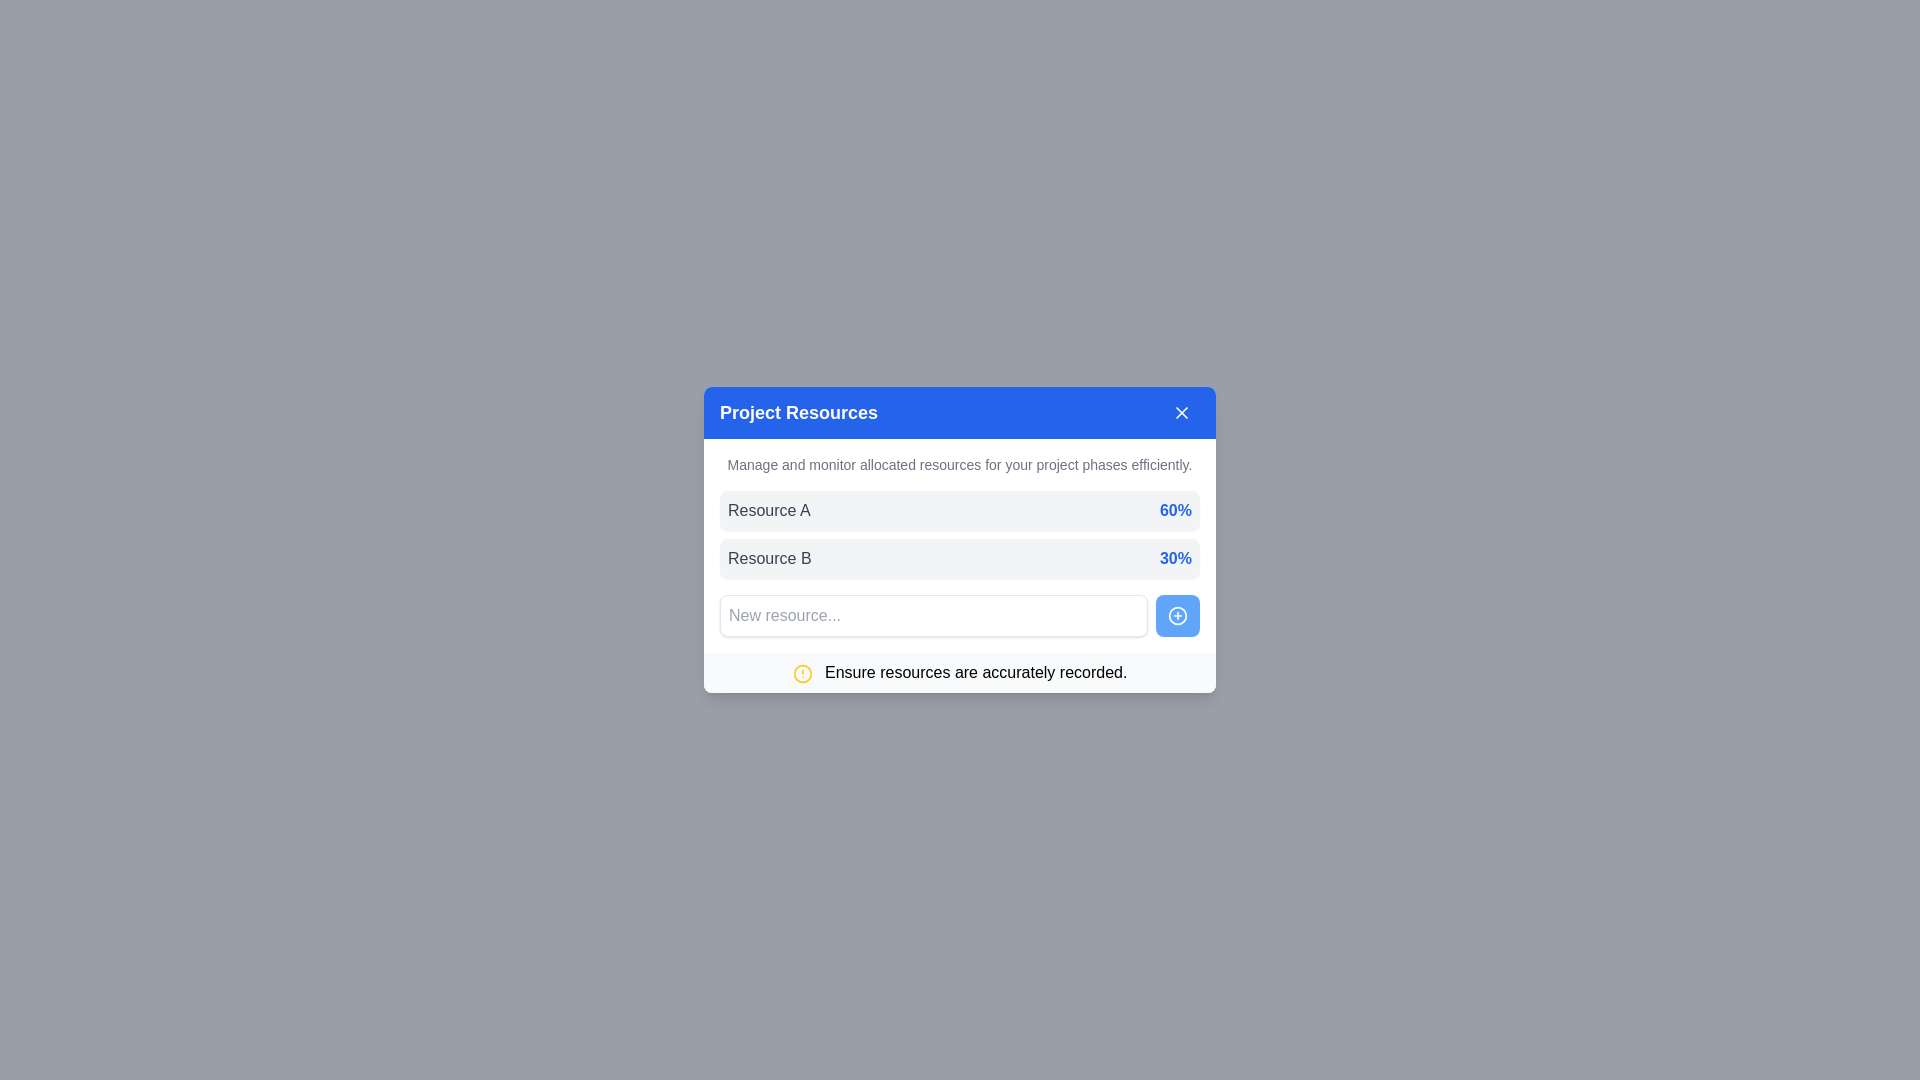 The width and height of the screenshot is (1920, 1080). I want to click on the 'X' icon button in the top-right corner of the 'Project Resources' dialog, so click(1181, 411).